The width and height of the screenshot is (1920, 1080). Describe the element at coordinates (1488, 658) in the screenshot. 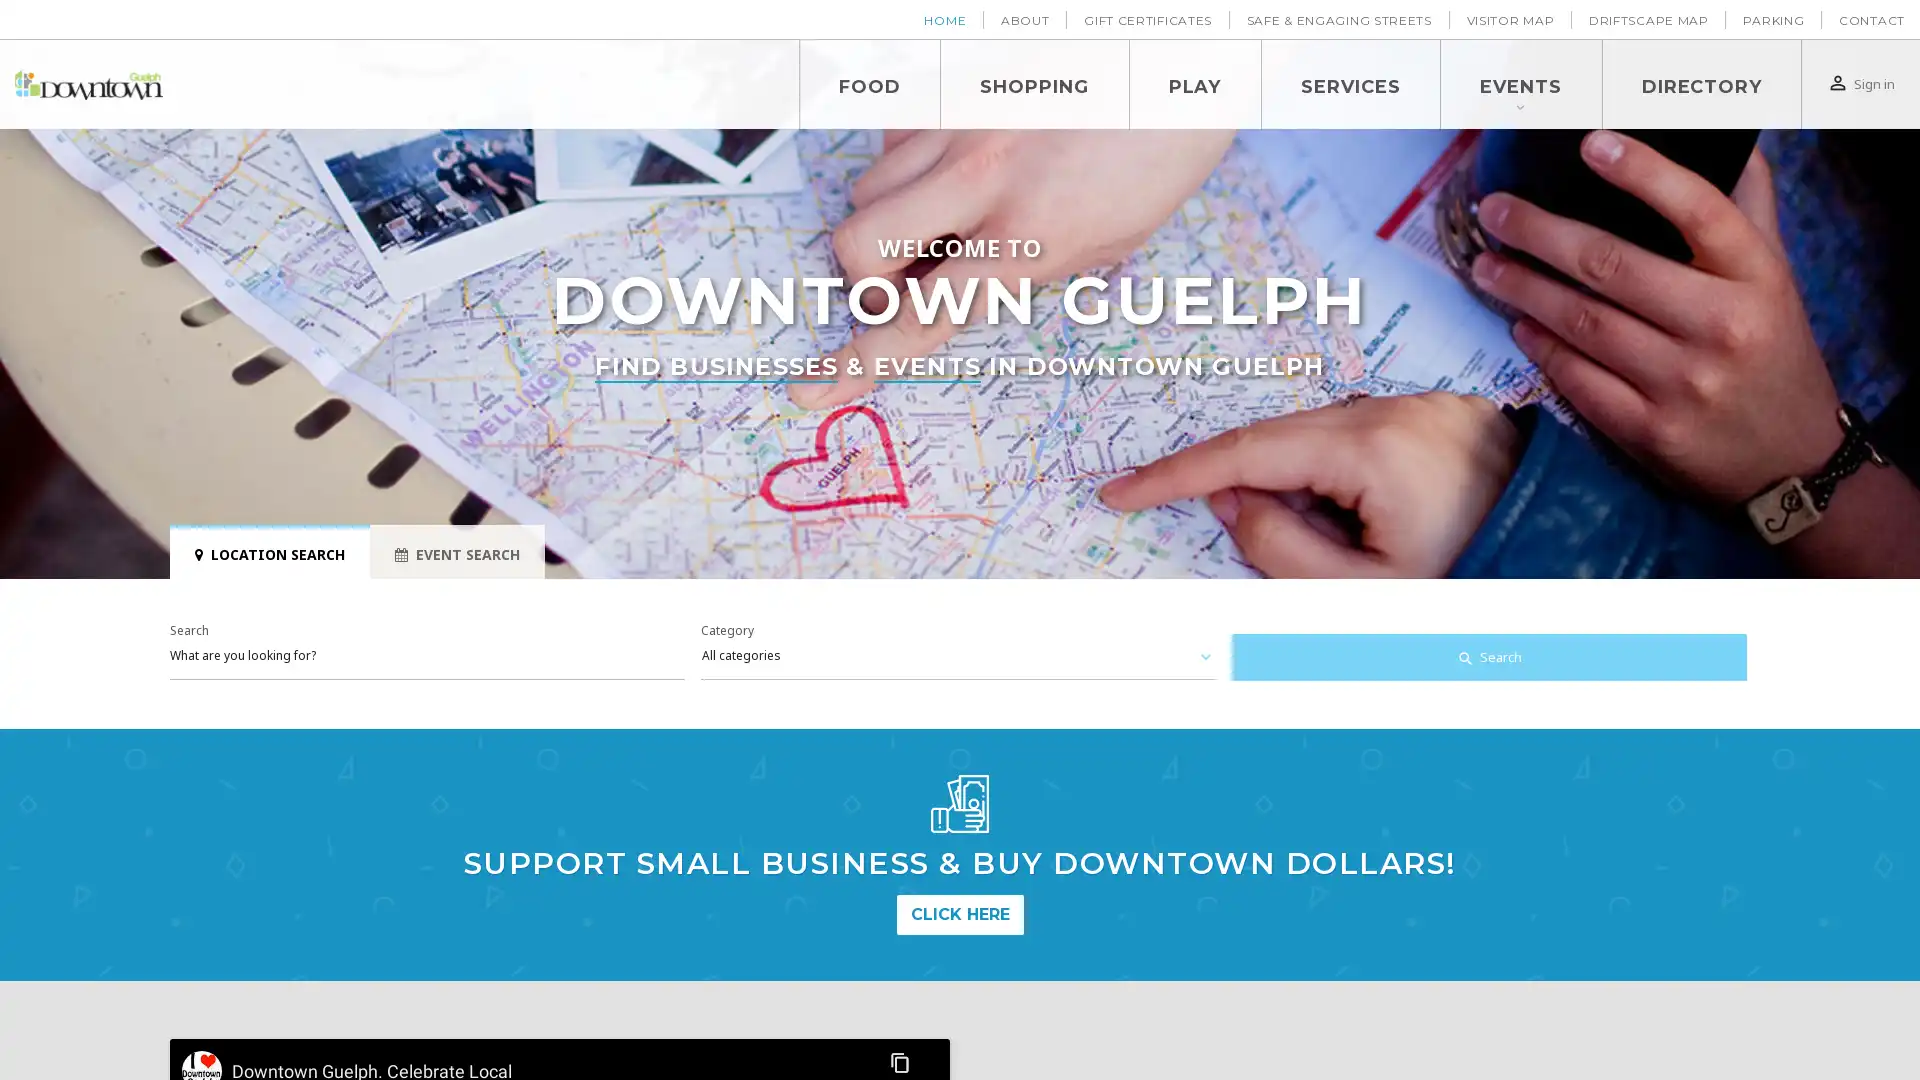

I see `searchSearch` at that location.